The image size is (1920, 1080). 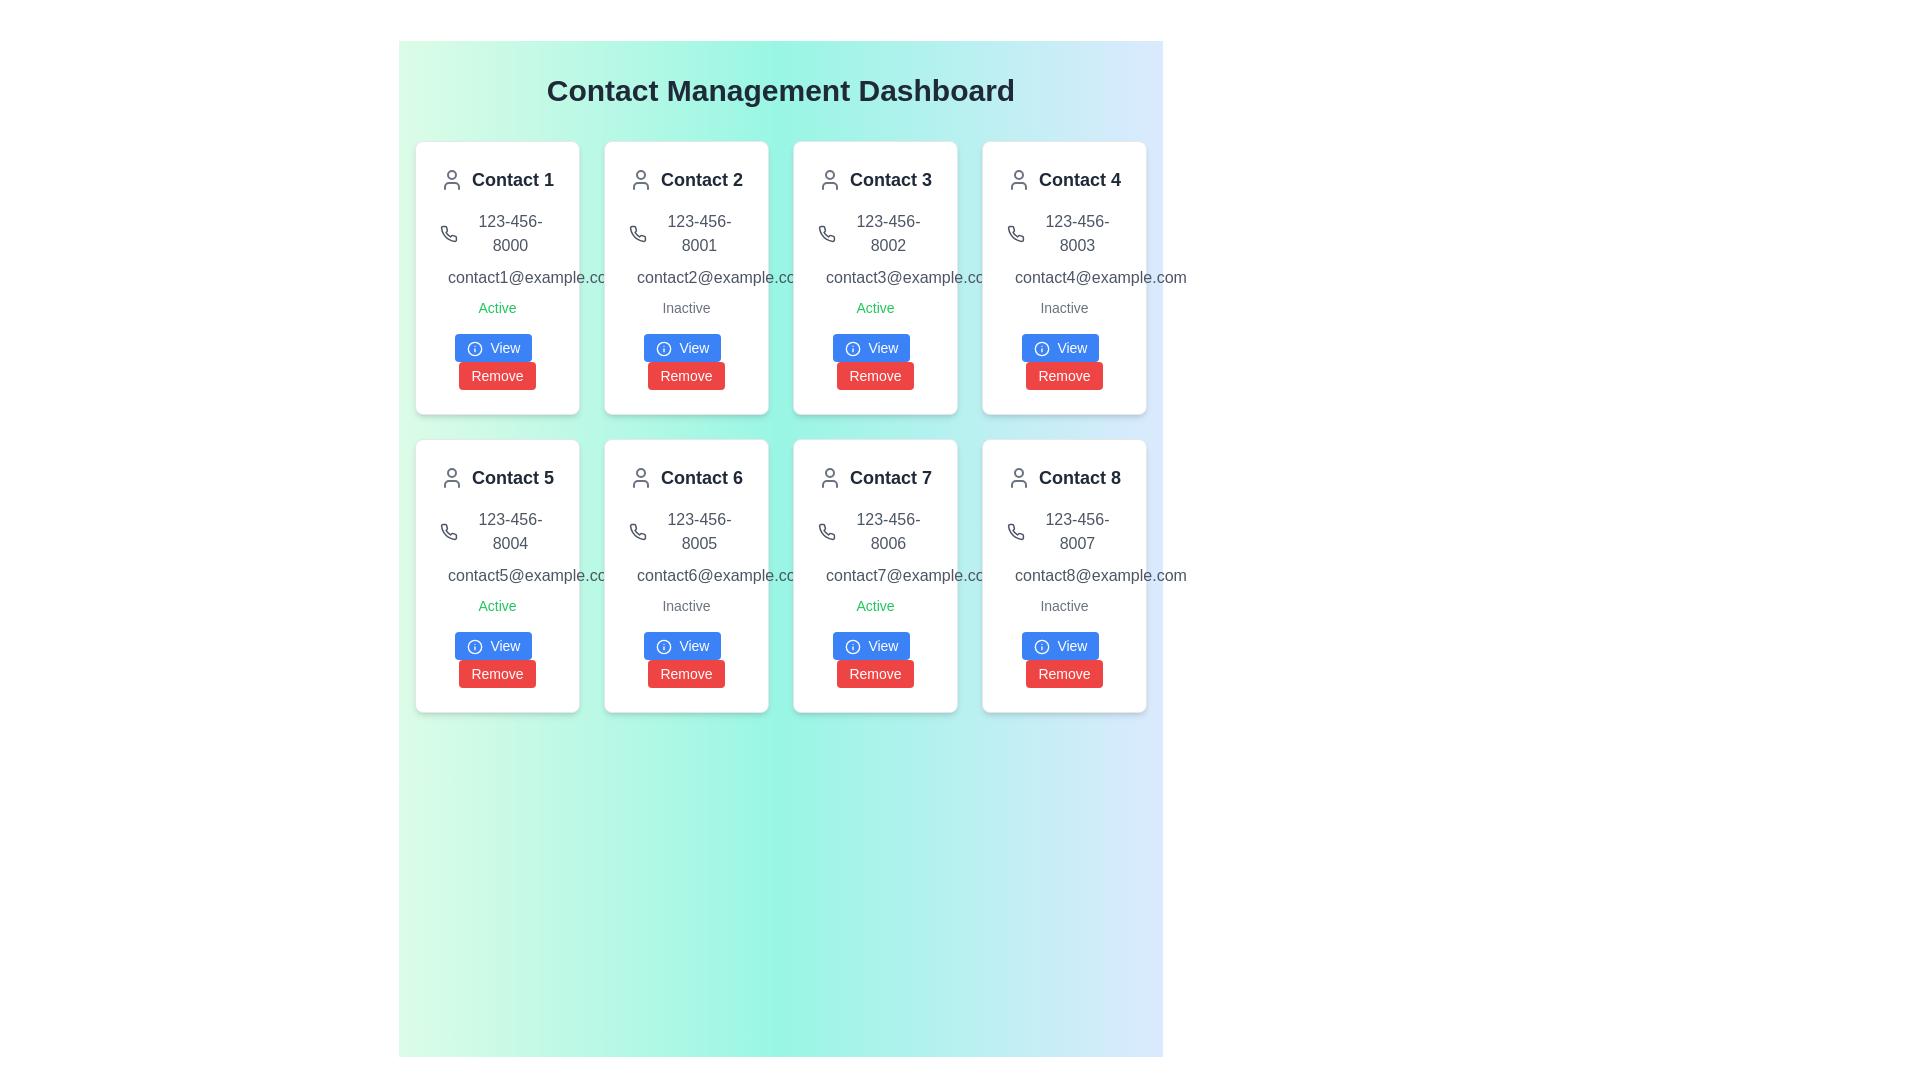 I want to click on the blue 'View' button with rounded corners located within the 'Contact 7' card to observe the hover effect, so click(x=871, y=645).